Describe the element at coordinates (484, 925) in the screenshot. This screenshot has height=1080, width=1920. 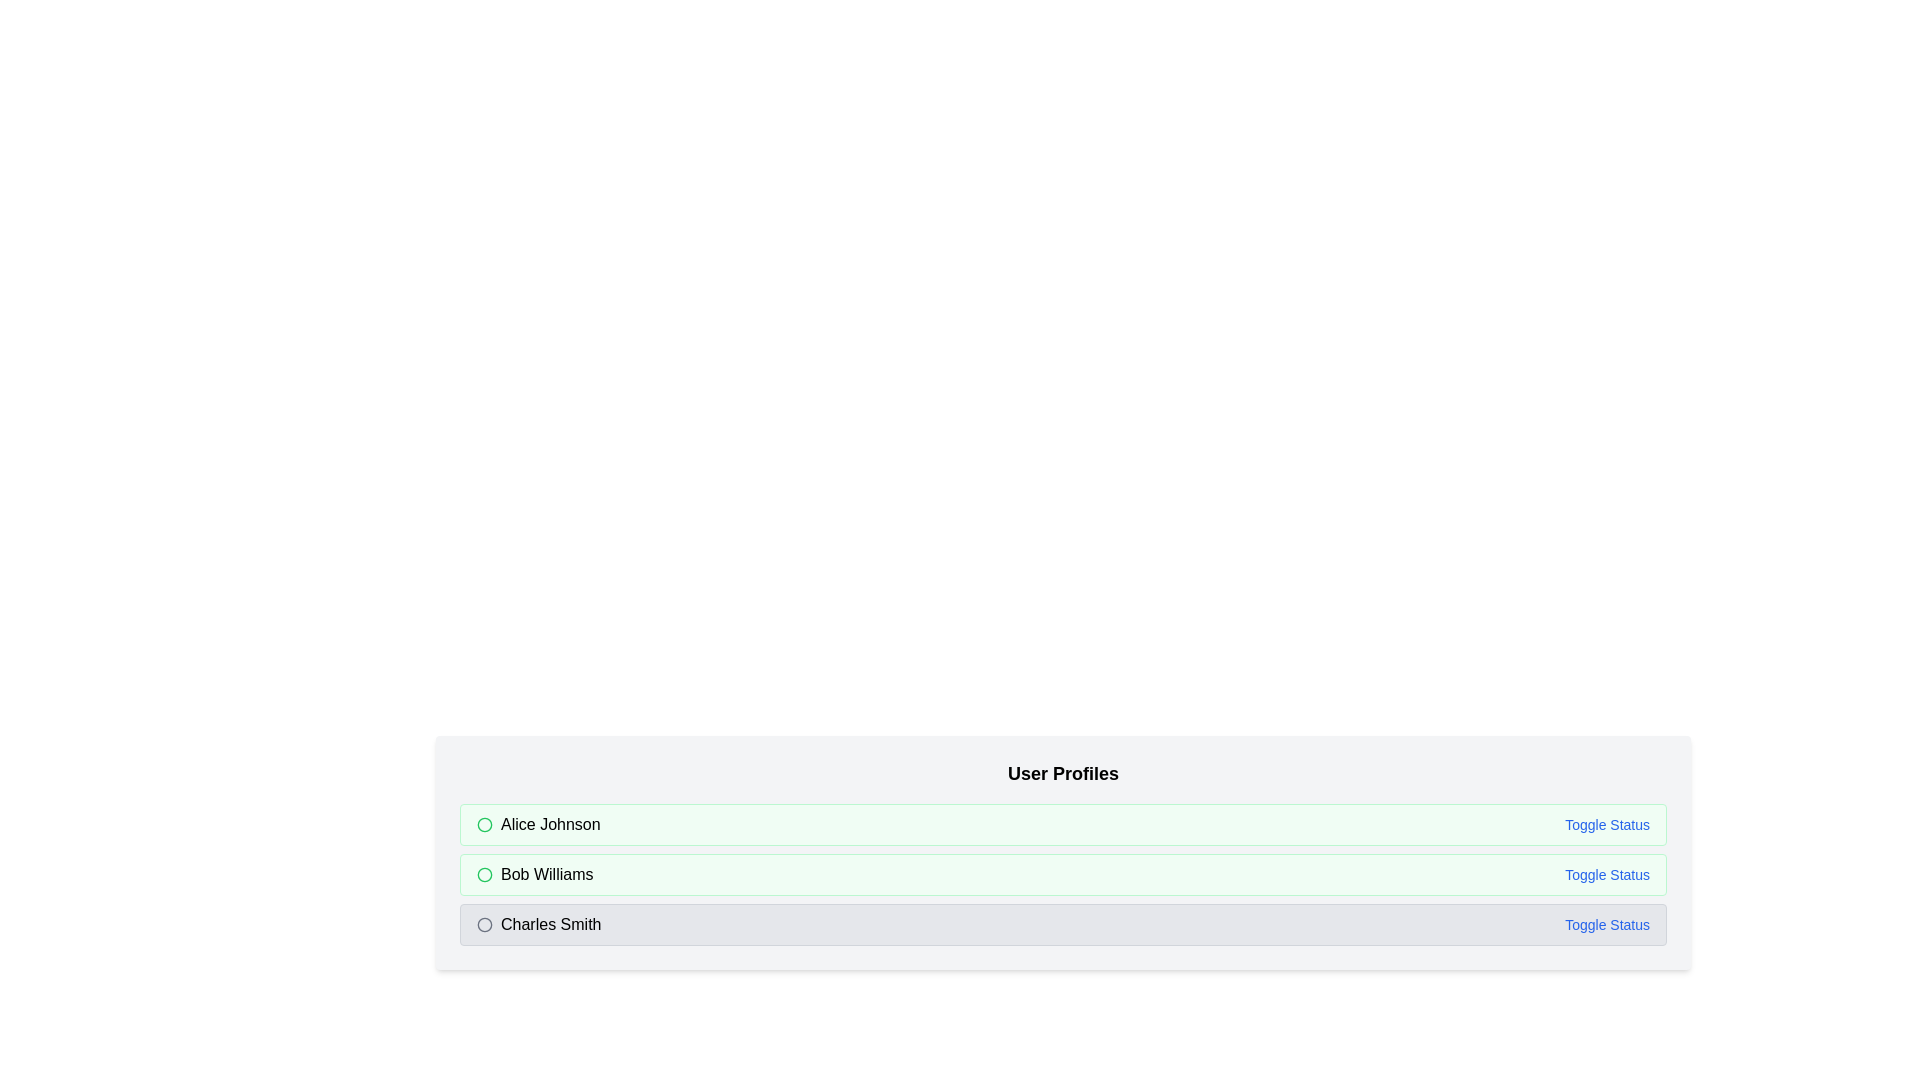
I see `the Status Indicator associated with the entry 'Charles Smith', which is the third circular icon in the vertical list of user profiles` at that location.